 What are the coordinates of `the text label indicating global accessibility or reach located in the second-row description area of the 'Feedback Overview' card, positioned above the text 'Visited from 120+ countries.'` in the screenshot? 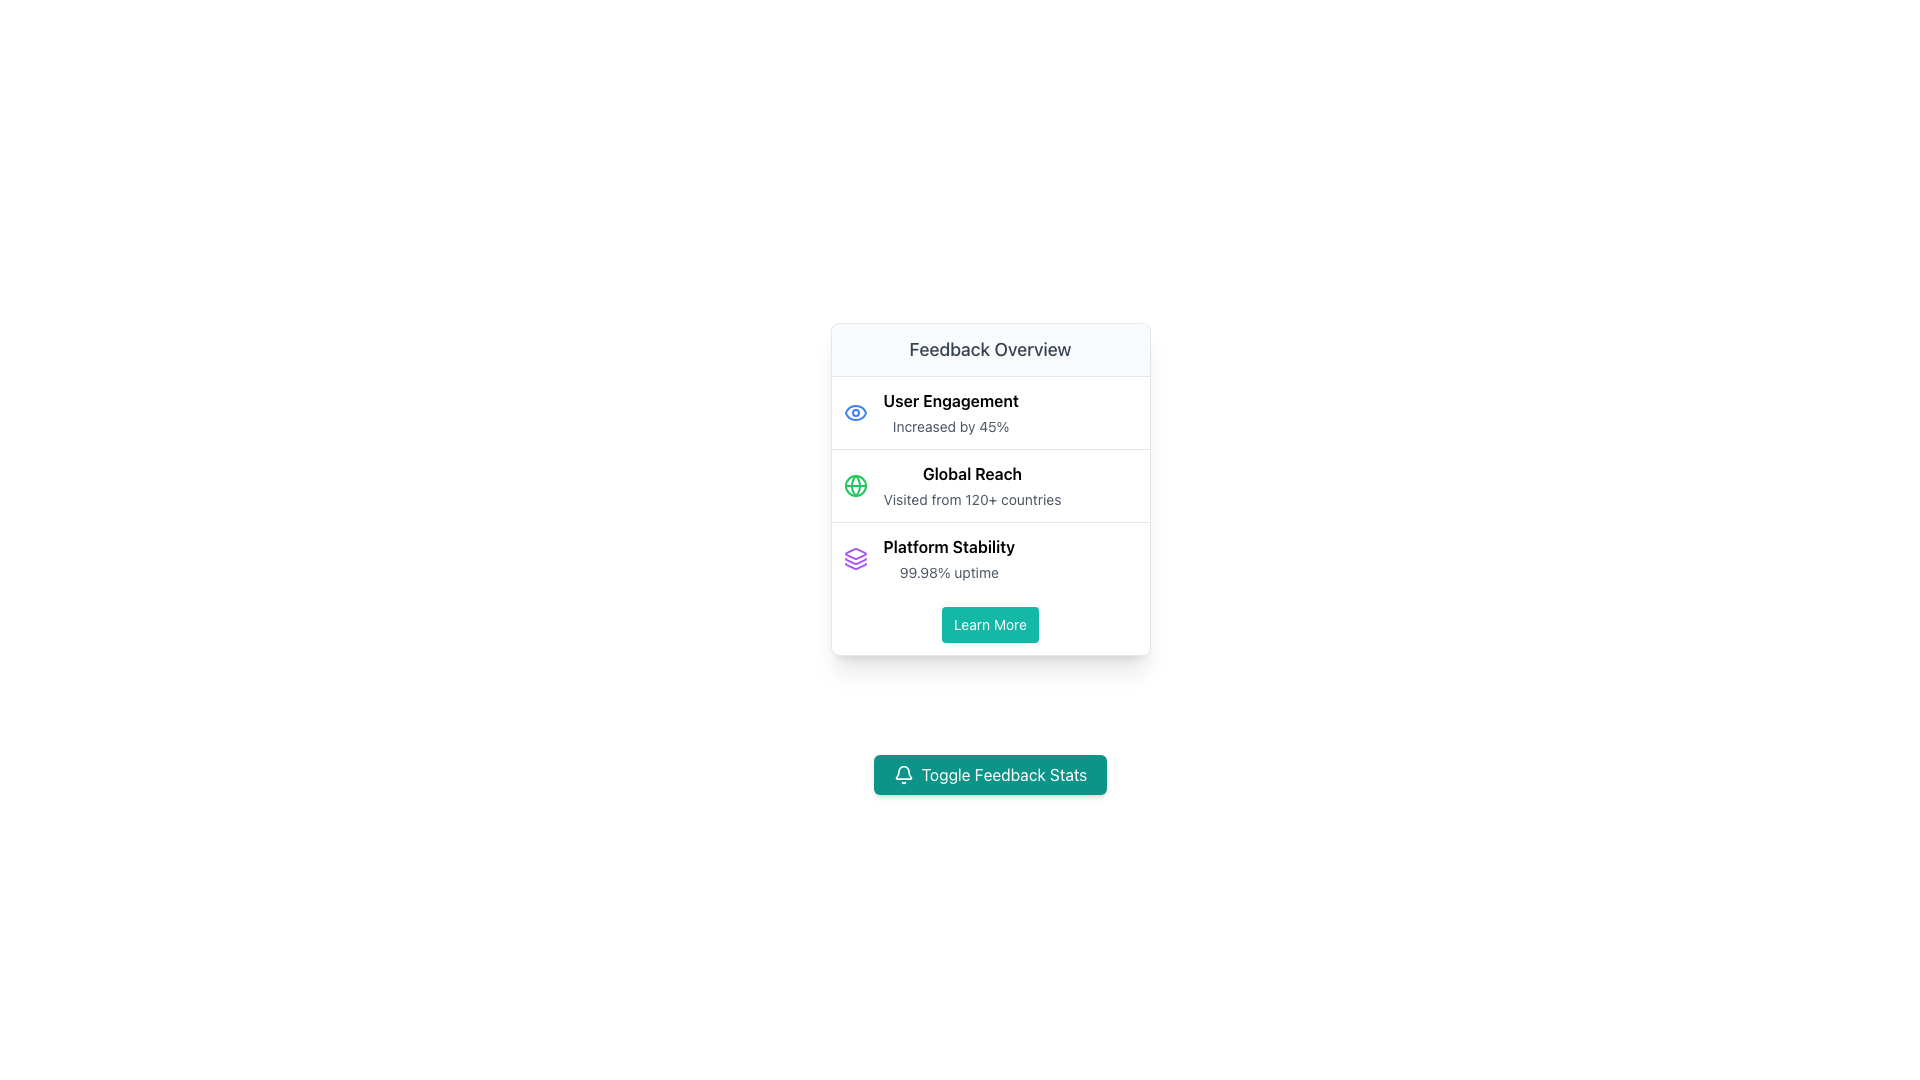 It's located at (972, 474).